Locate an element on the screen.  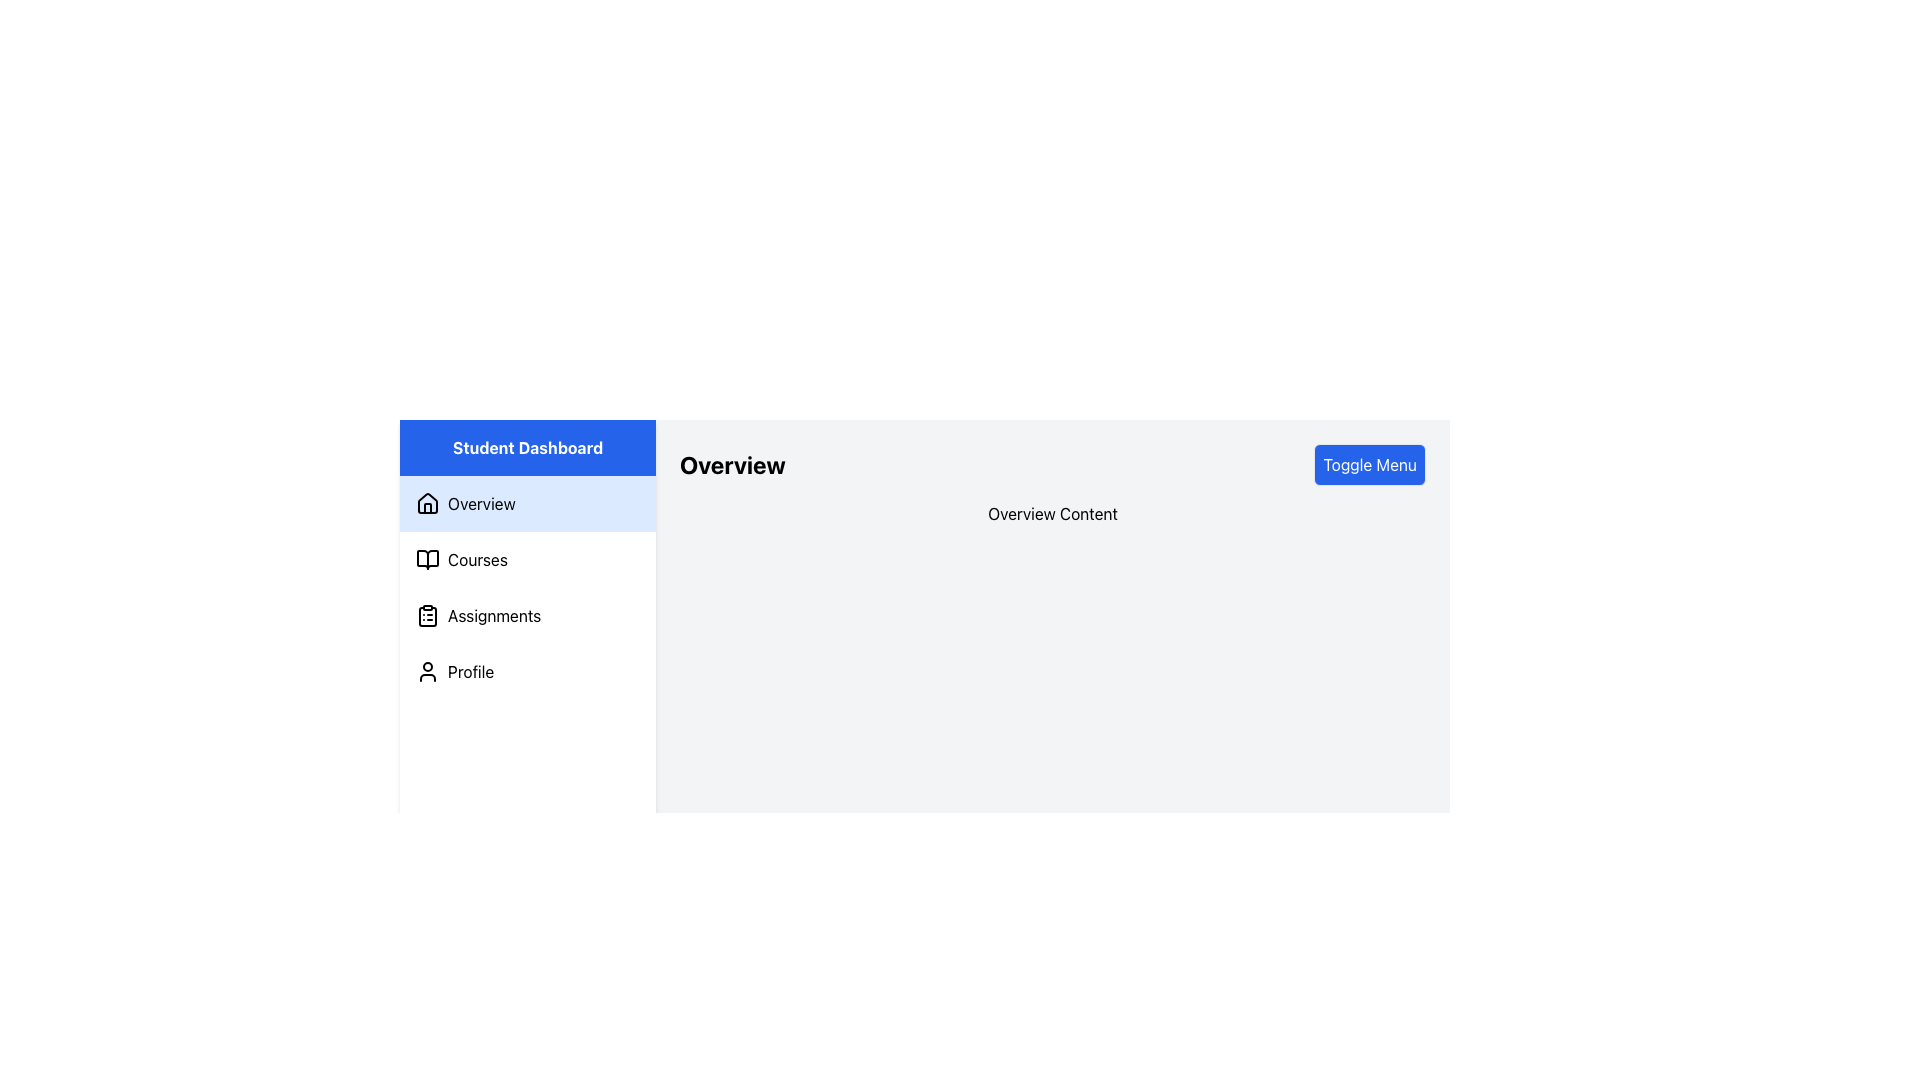
the label for the first menu item in the left navigation panel, located beneath the 'Student Dashboard' heading is located at coordinates (481, 503).